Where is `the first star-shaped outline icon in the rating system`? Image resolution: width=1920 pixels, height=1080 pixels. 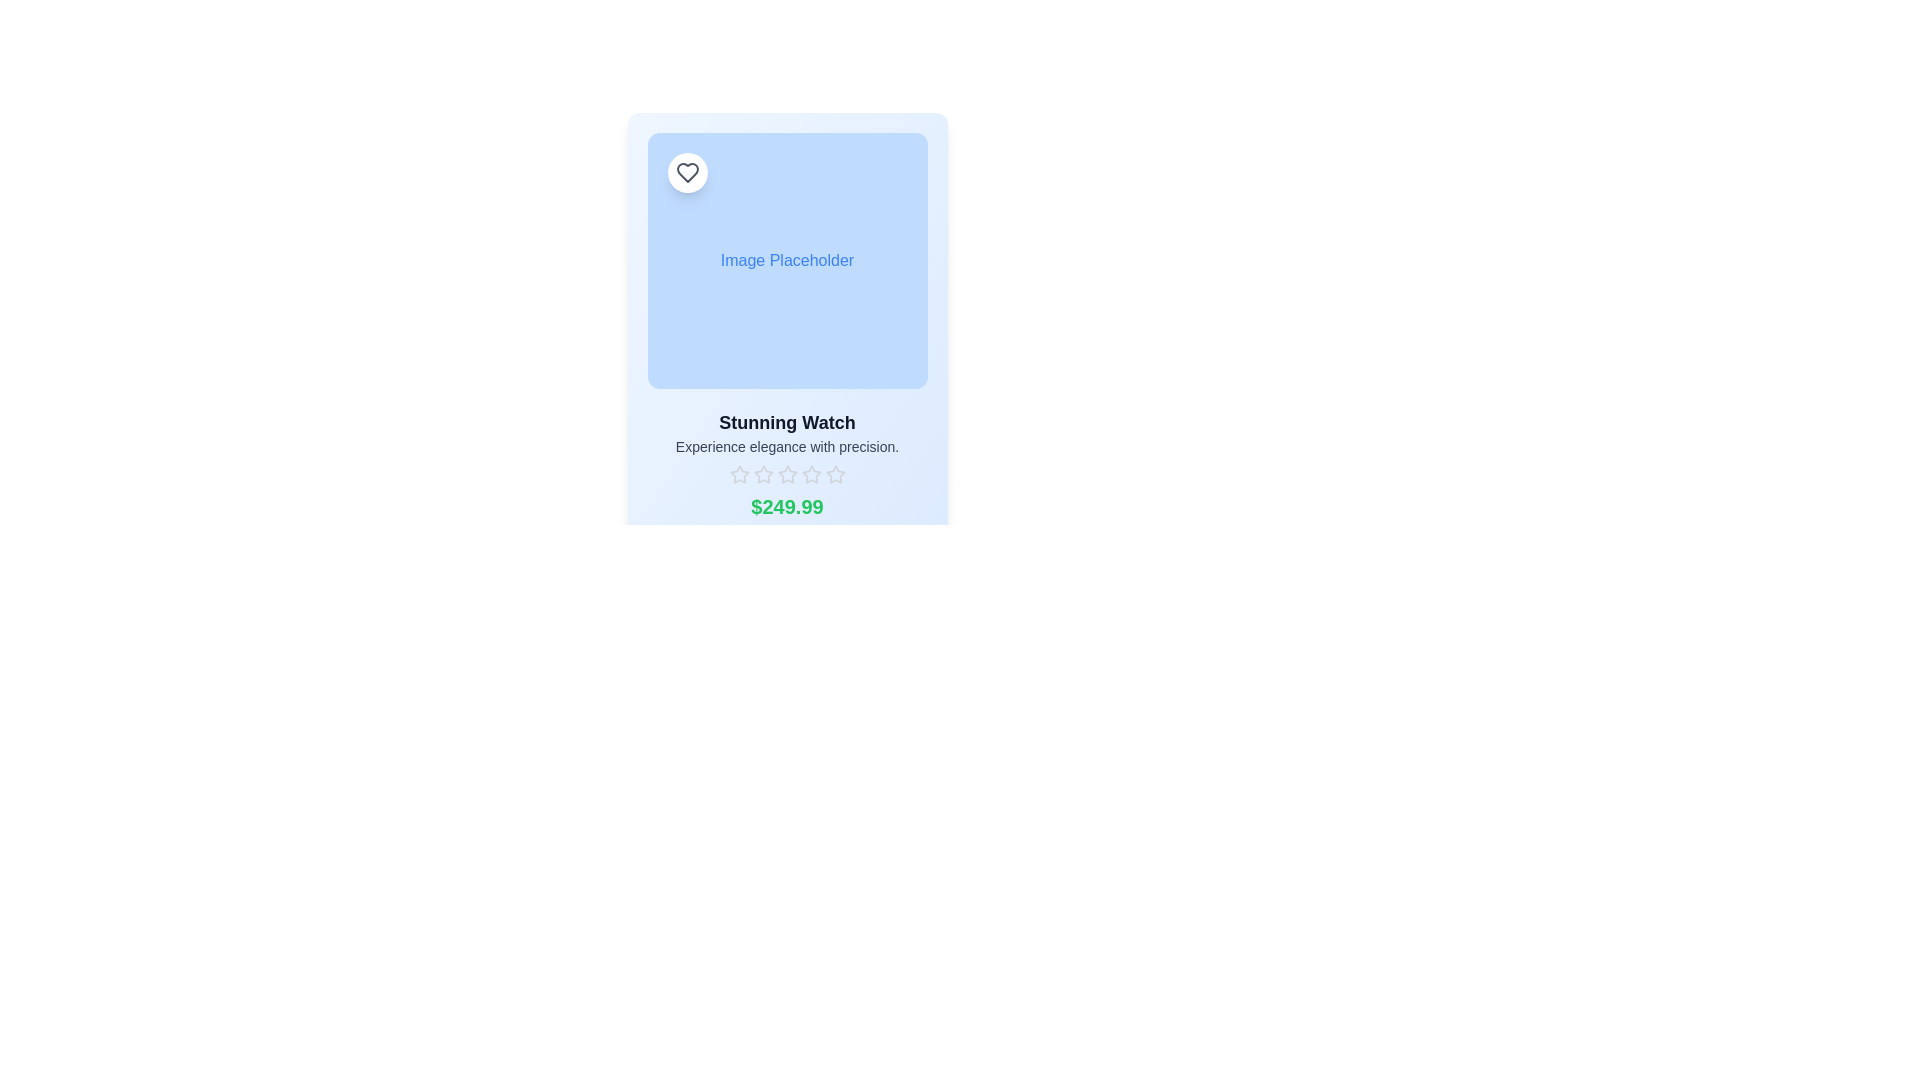
the first star-shaped outline icon in the rating system is located at coordinates (738, 474).